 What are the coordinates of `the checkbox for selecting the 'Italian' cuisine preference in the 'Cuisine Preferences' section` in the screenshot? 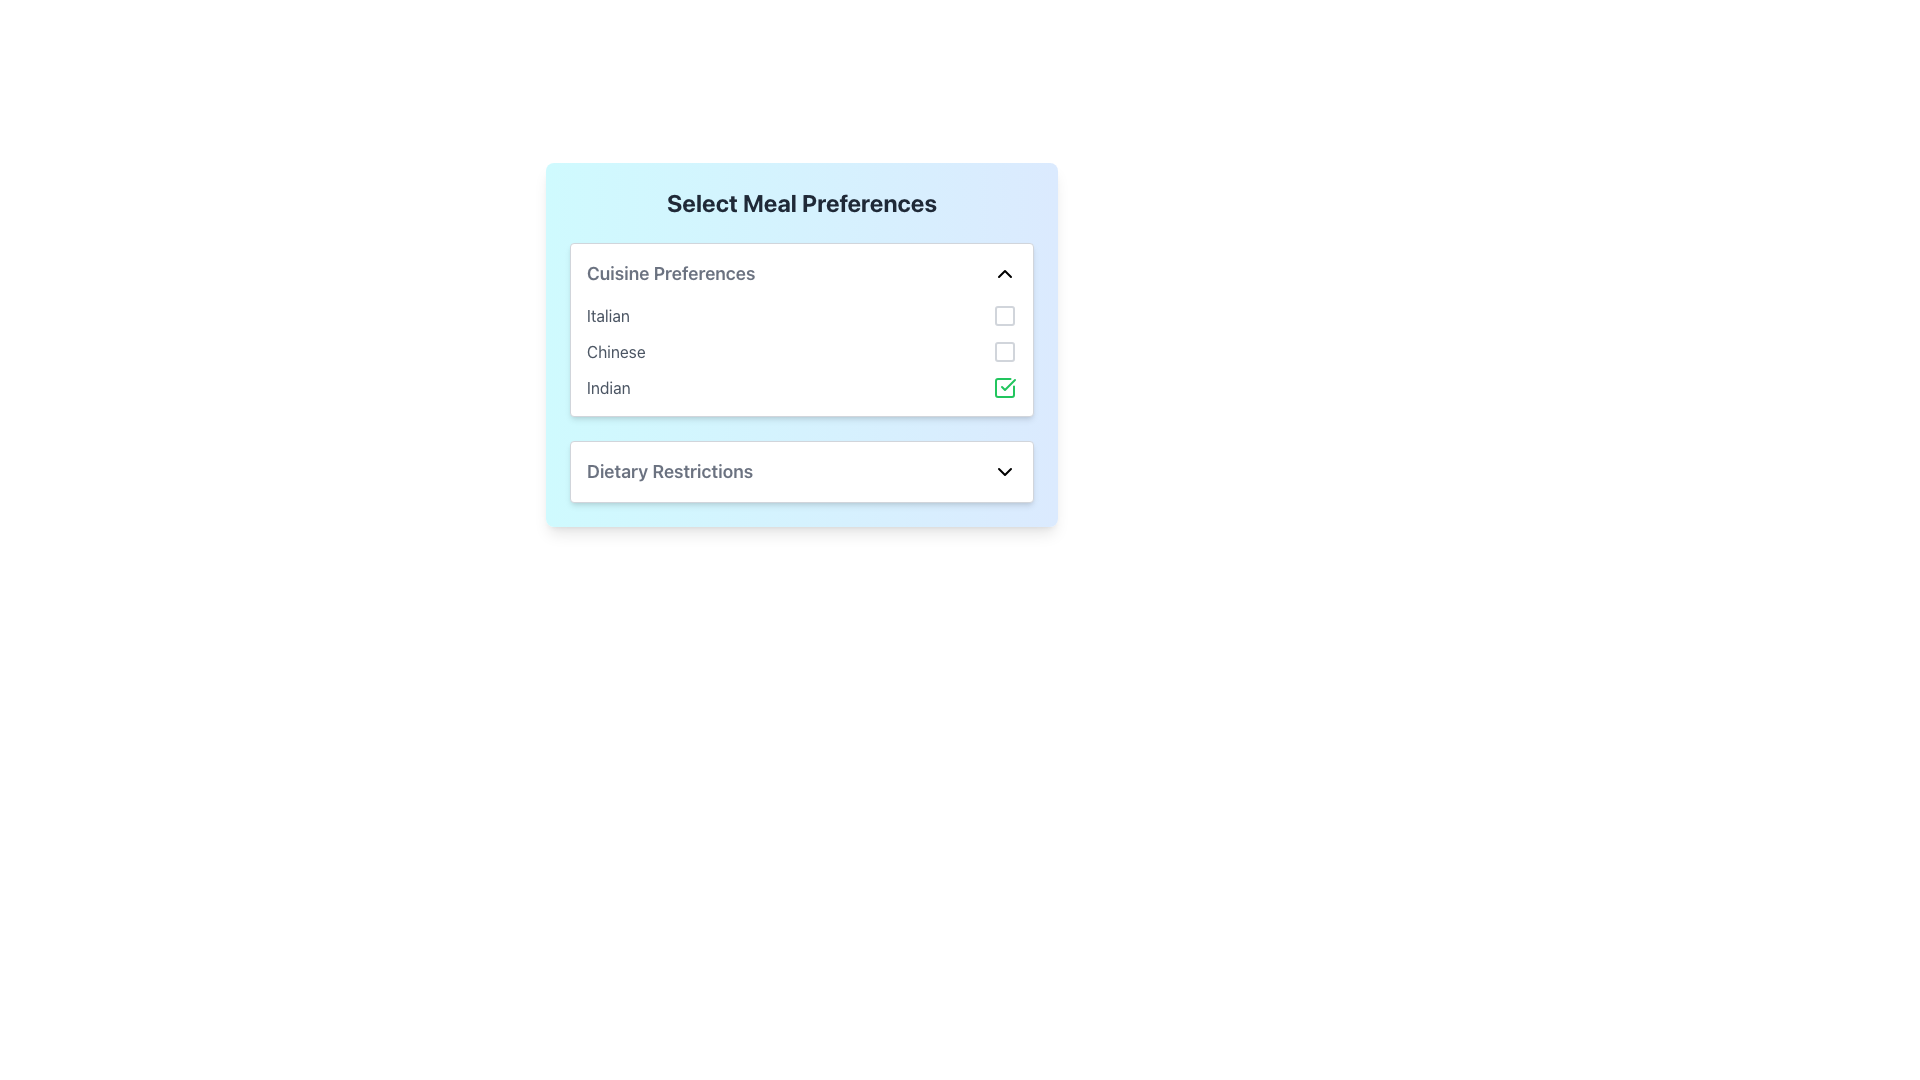 It's located at (1004, 315).